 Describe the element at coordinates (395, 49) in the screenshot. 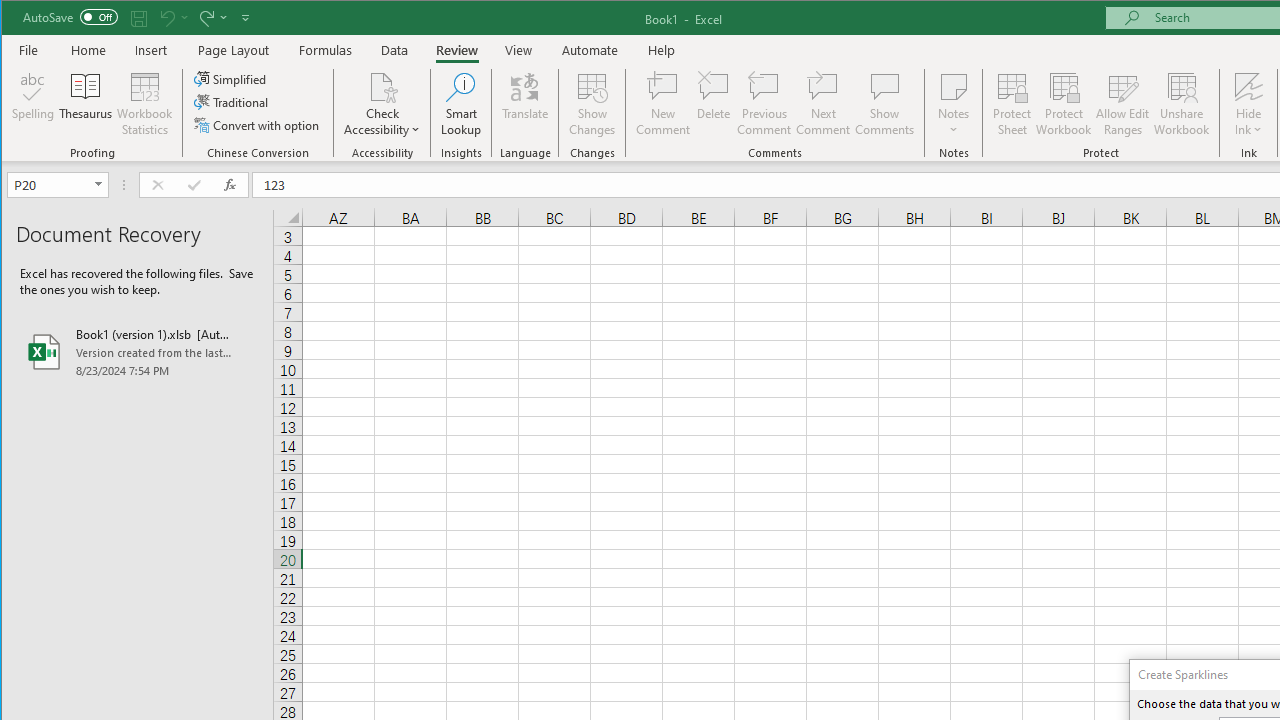

I see `'Data'` at that location.